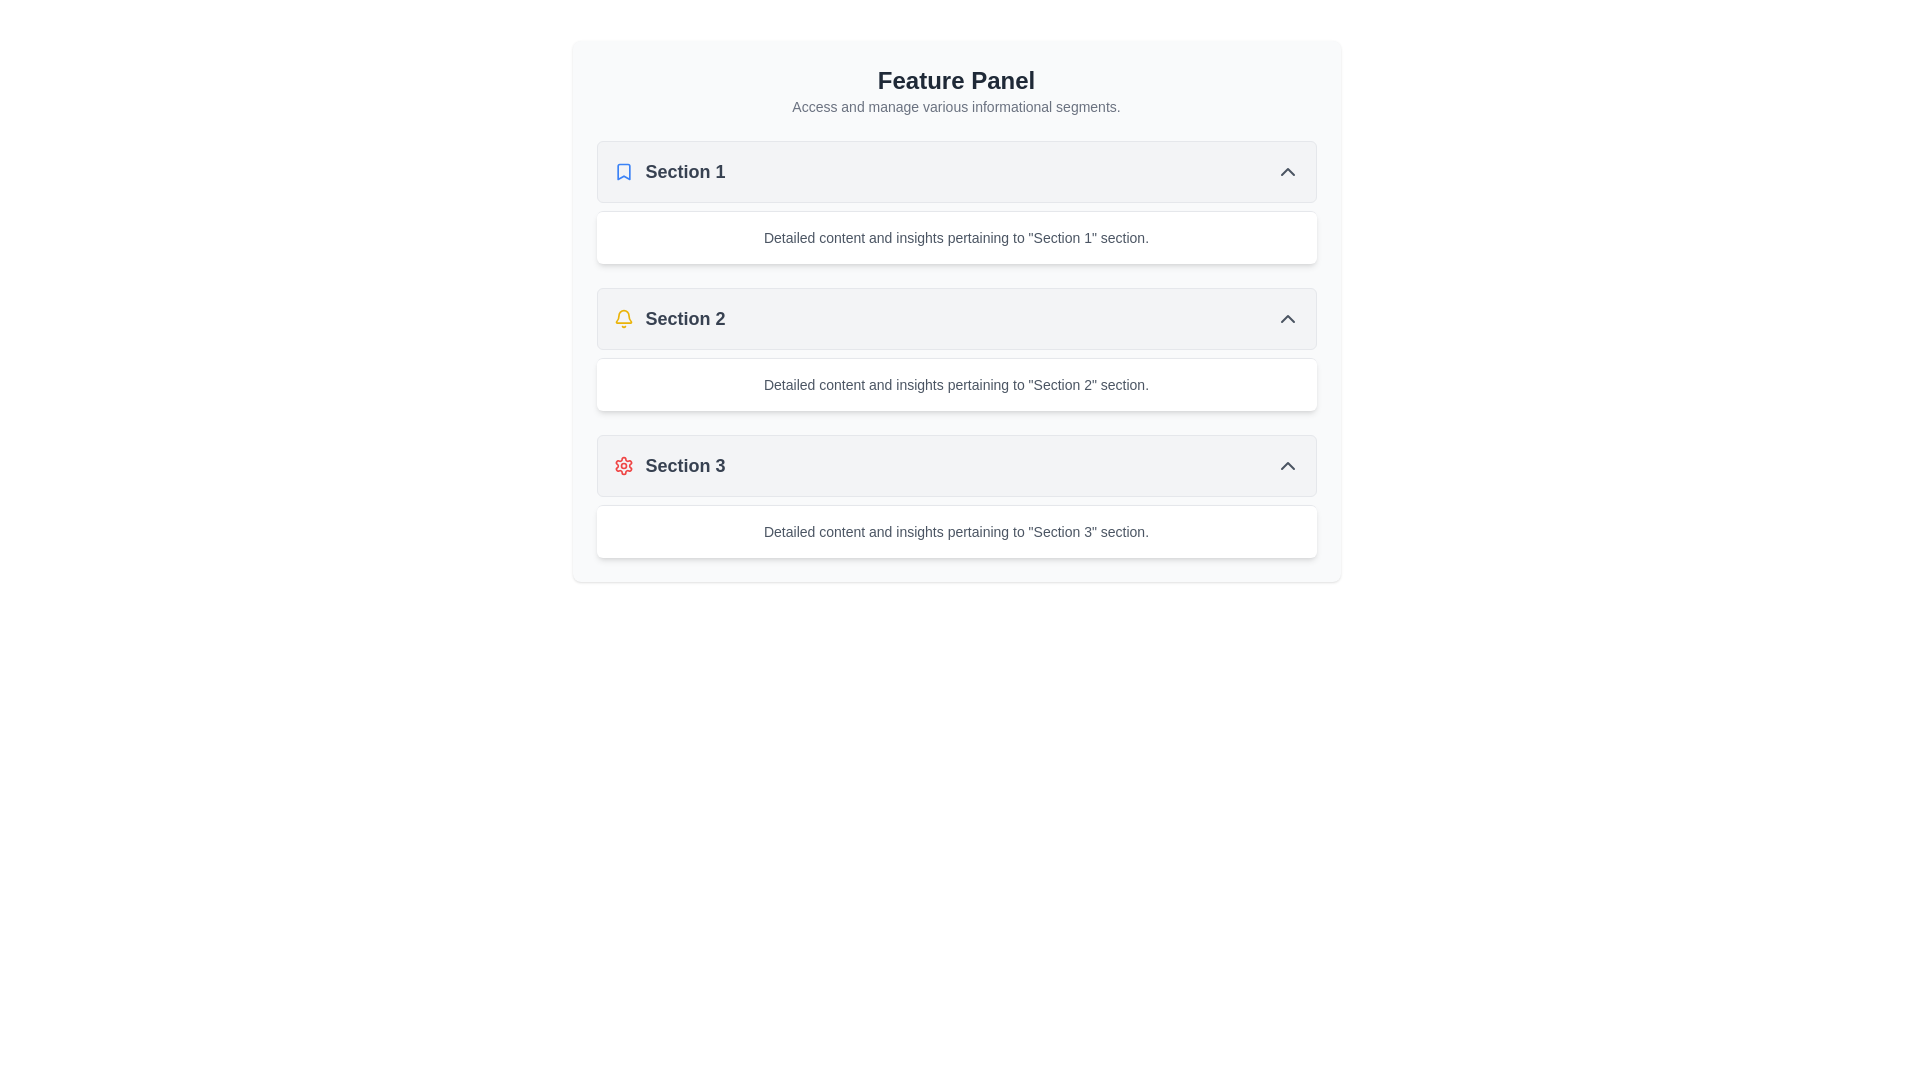 The image size is (1920, 1080). What do you see at coordinates (955, 385) in the screenshot?
I see `the static informational text providing descriptive information regarding 'Section 2' in the Feature Panel interface, located directly below its heading` at bounding box center [955, 385].